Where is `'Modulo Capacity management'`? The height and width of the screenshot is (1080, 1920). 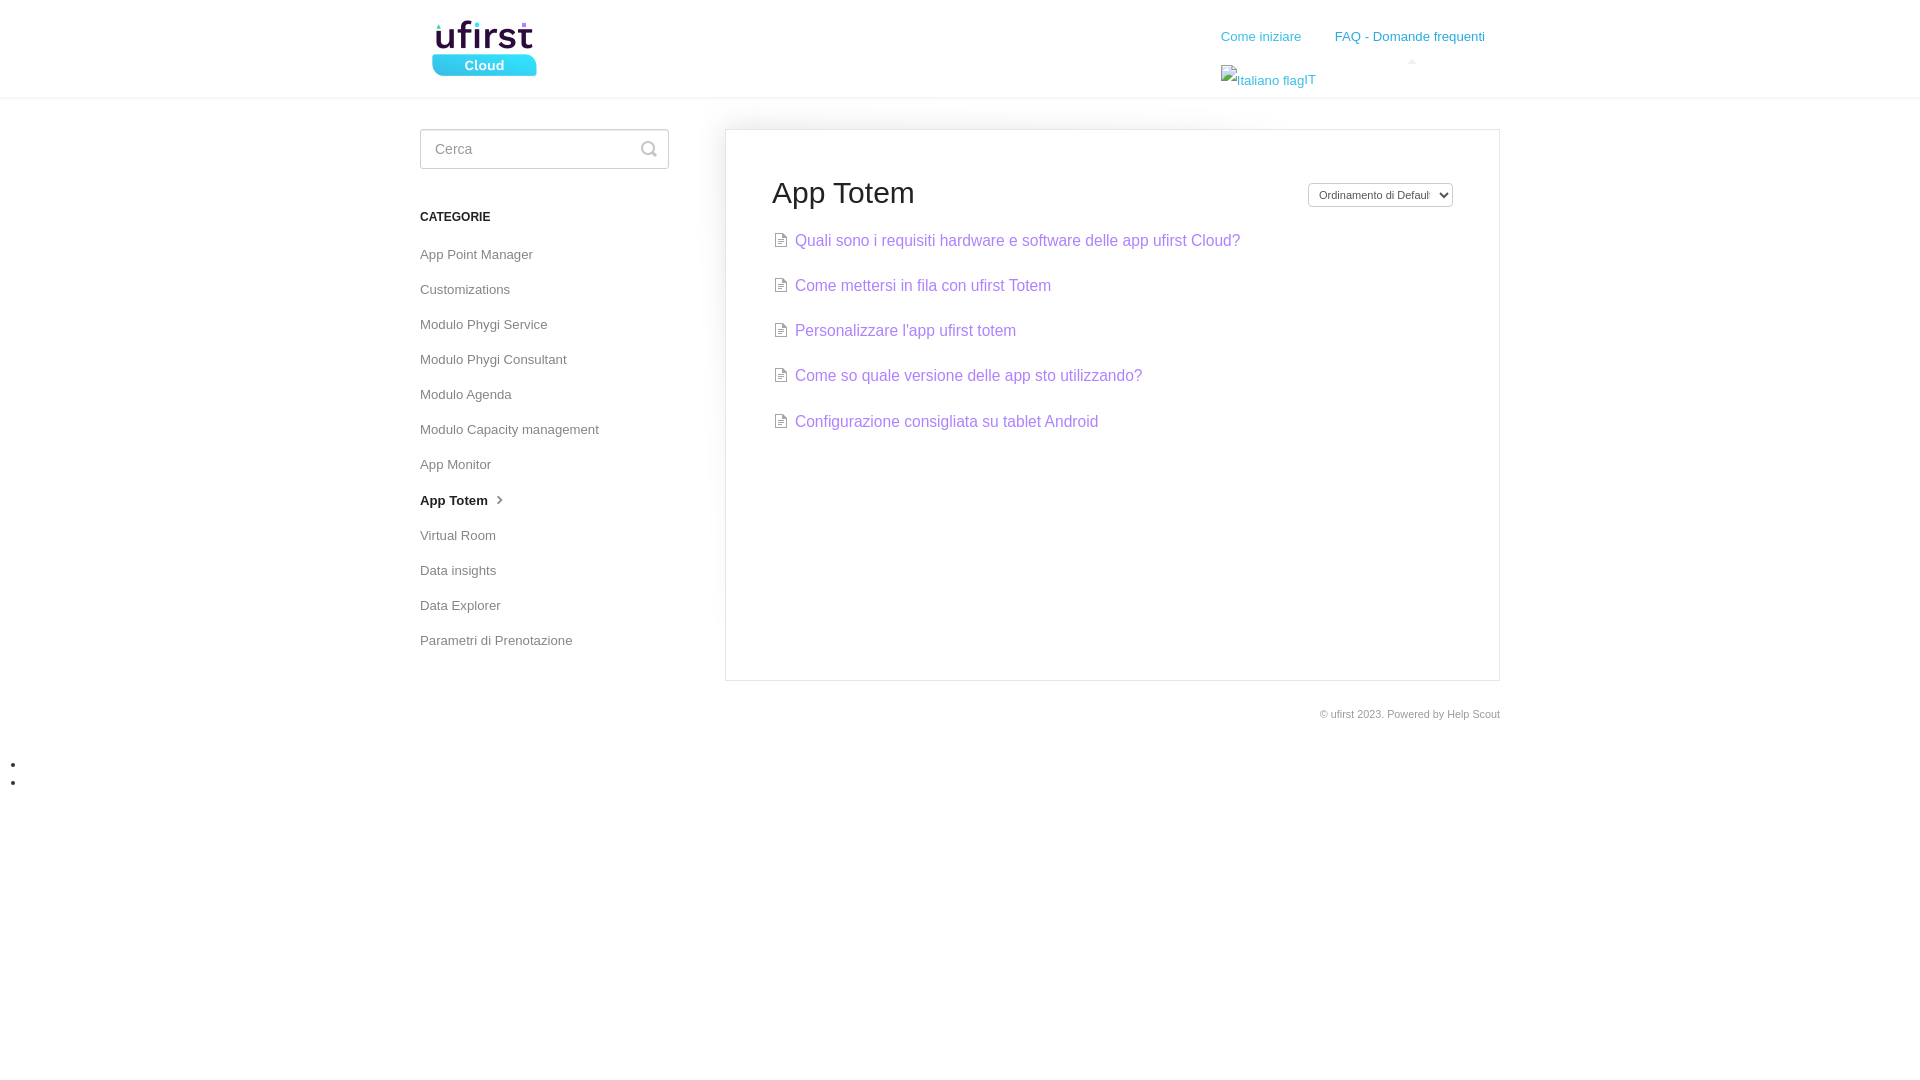 'Modulo Capacity management' is located at coordinates (517, 428).